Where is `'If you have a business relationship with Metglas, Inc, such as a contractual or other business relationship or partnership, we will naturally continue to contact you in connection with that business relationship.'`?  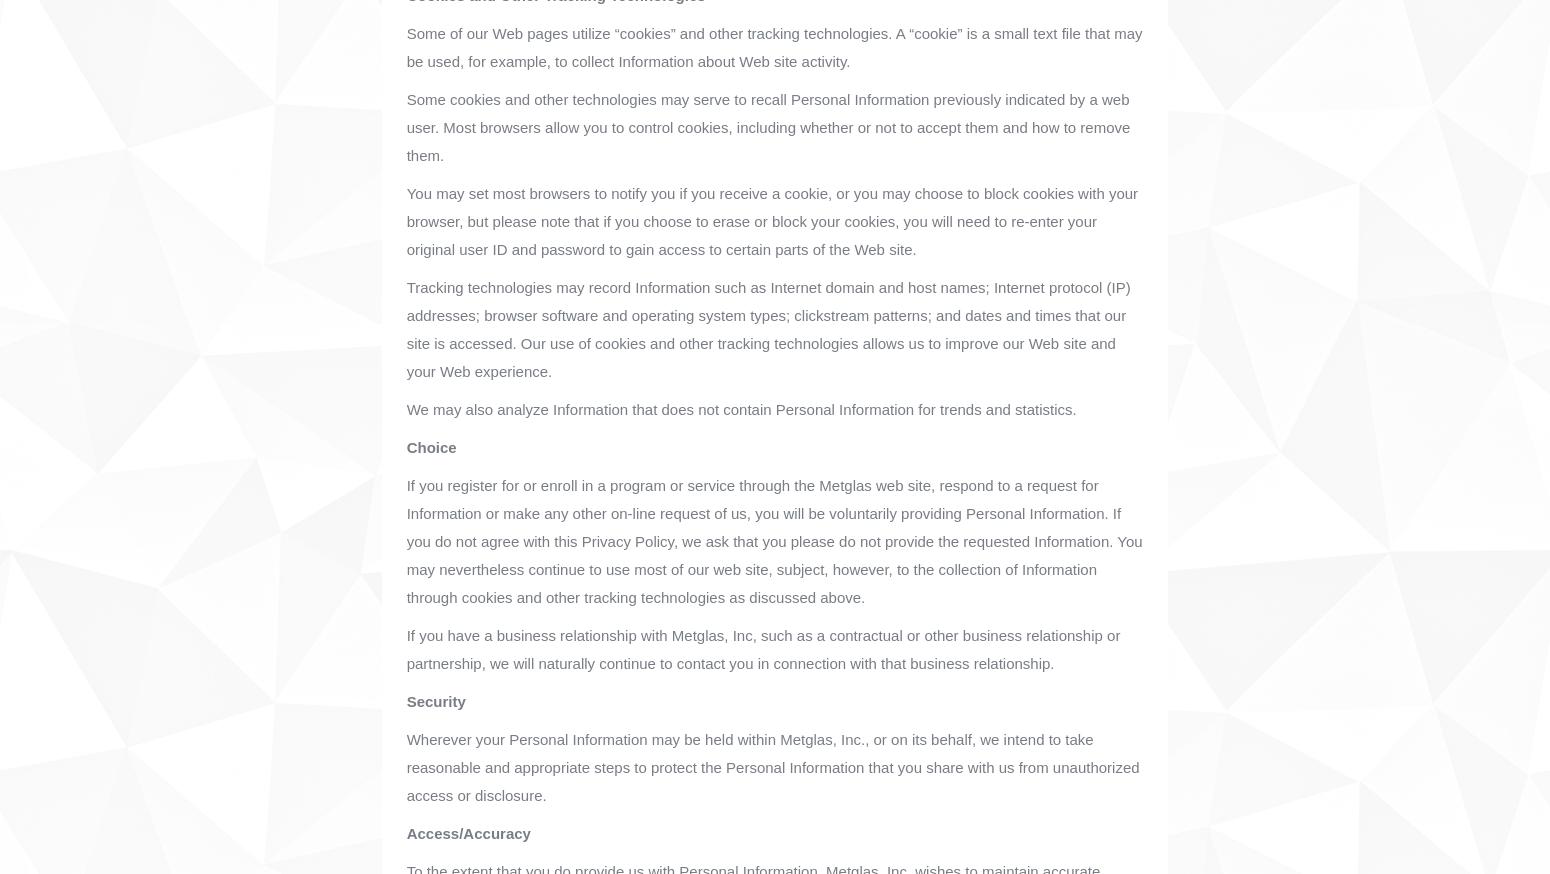 'If you have a business relationship with Metglas, Inc, such as a contractual or other business relationship or partnership, we will naturally continue to contact you in connection with that business relationship.' is located at coordinates (763, 648).